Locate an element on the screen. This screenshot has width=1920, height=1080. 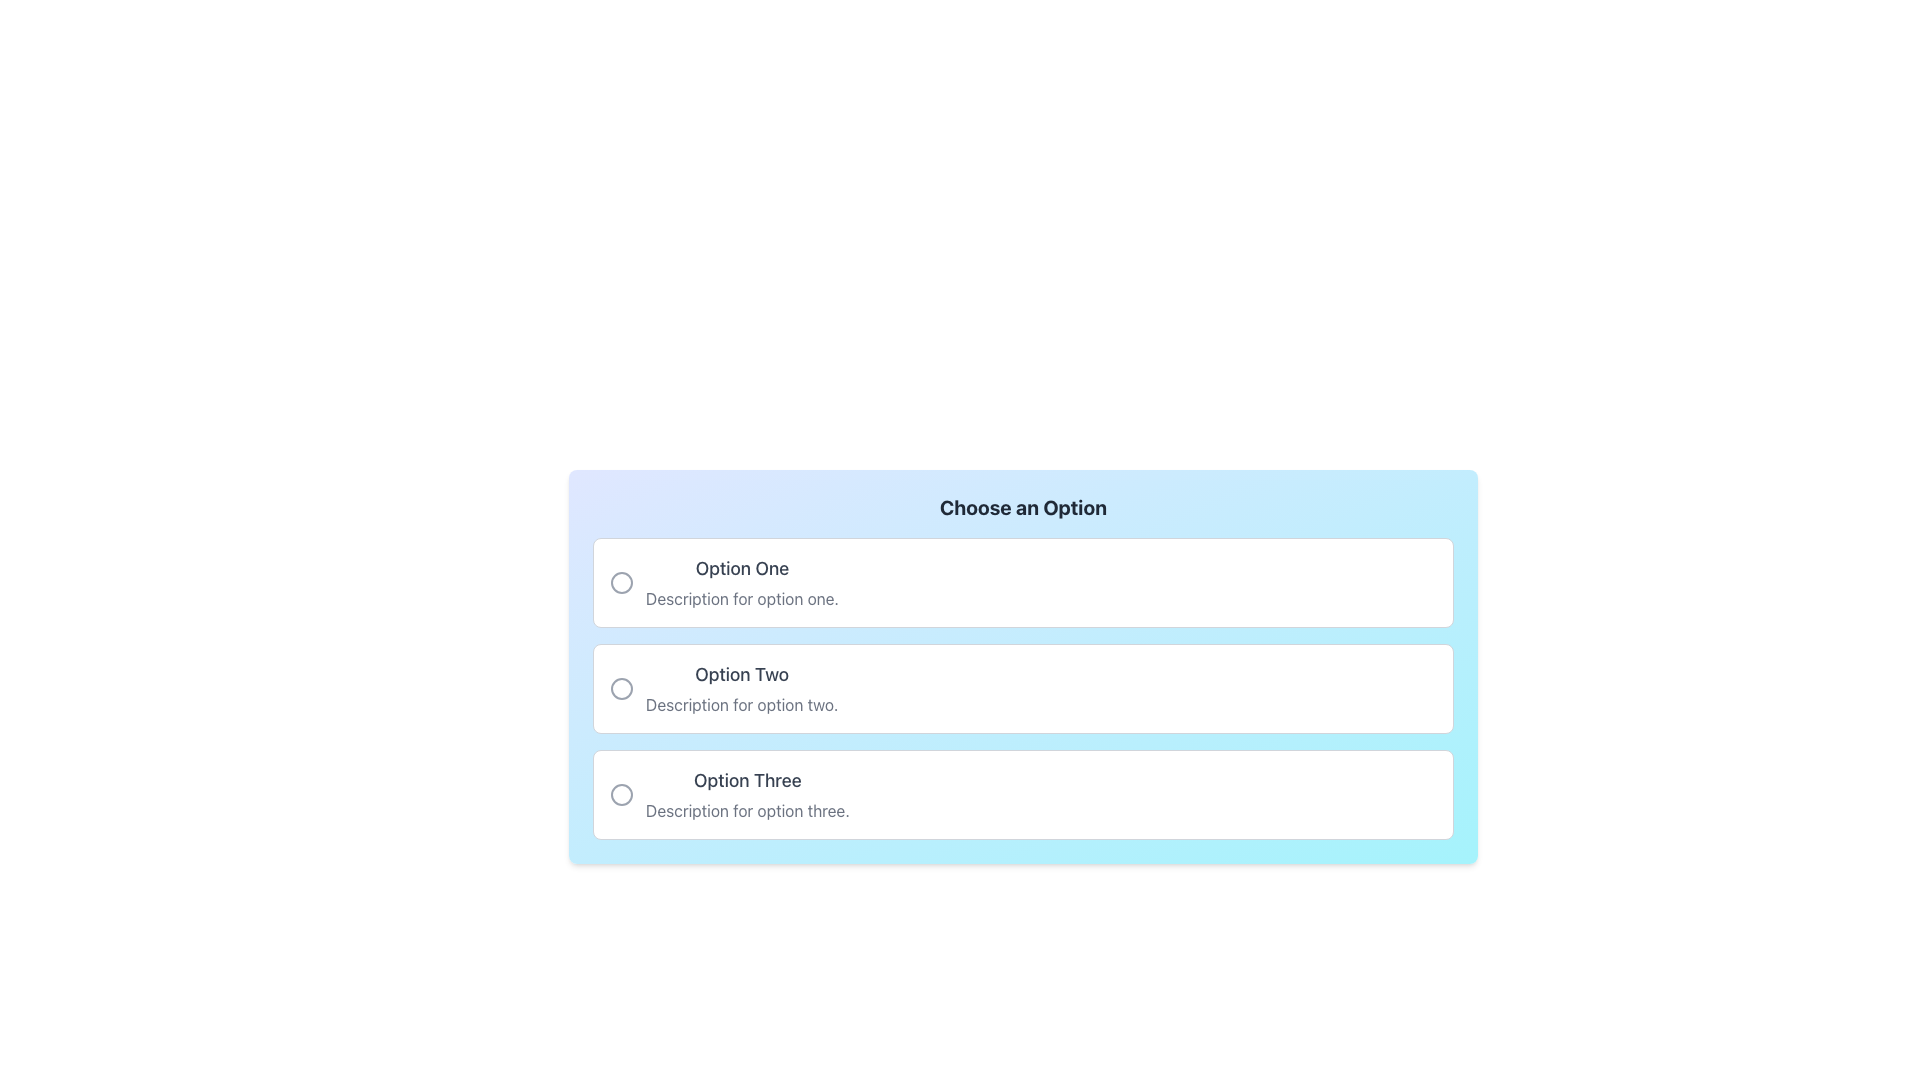
the text label displaying 'Option Three' which is styled in a medium-sized, gray-toned font and located in the third option group of a vertically stacked list is located at coordinates (746, 779).